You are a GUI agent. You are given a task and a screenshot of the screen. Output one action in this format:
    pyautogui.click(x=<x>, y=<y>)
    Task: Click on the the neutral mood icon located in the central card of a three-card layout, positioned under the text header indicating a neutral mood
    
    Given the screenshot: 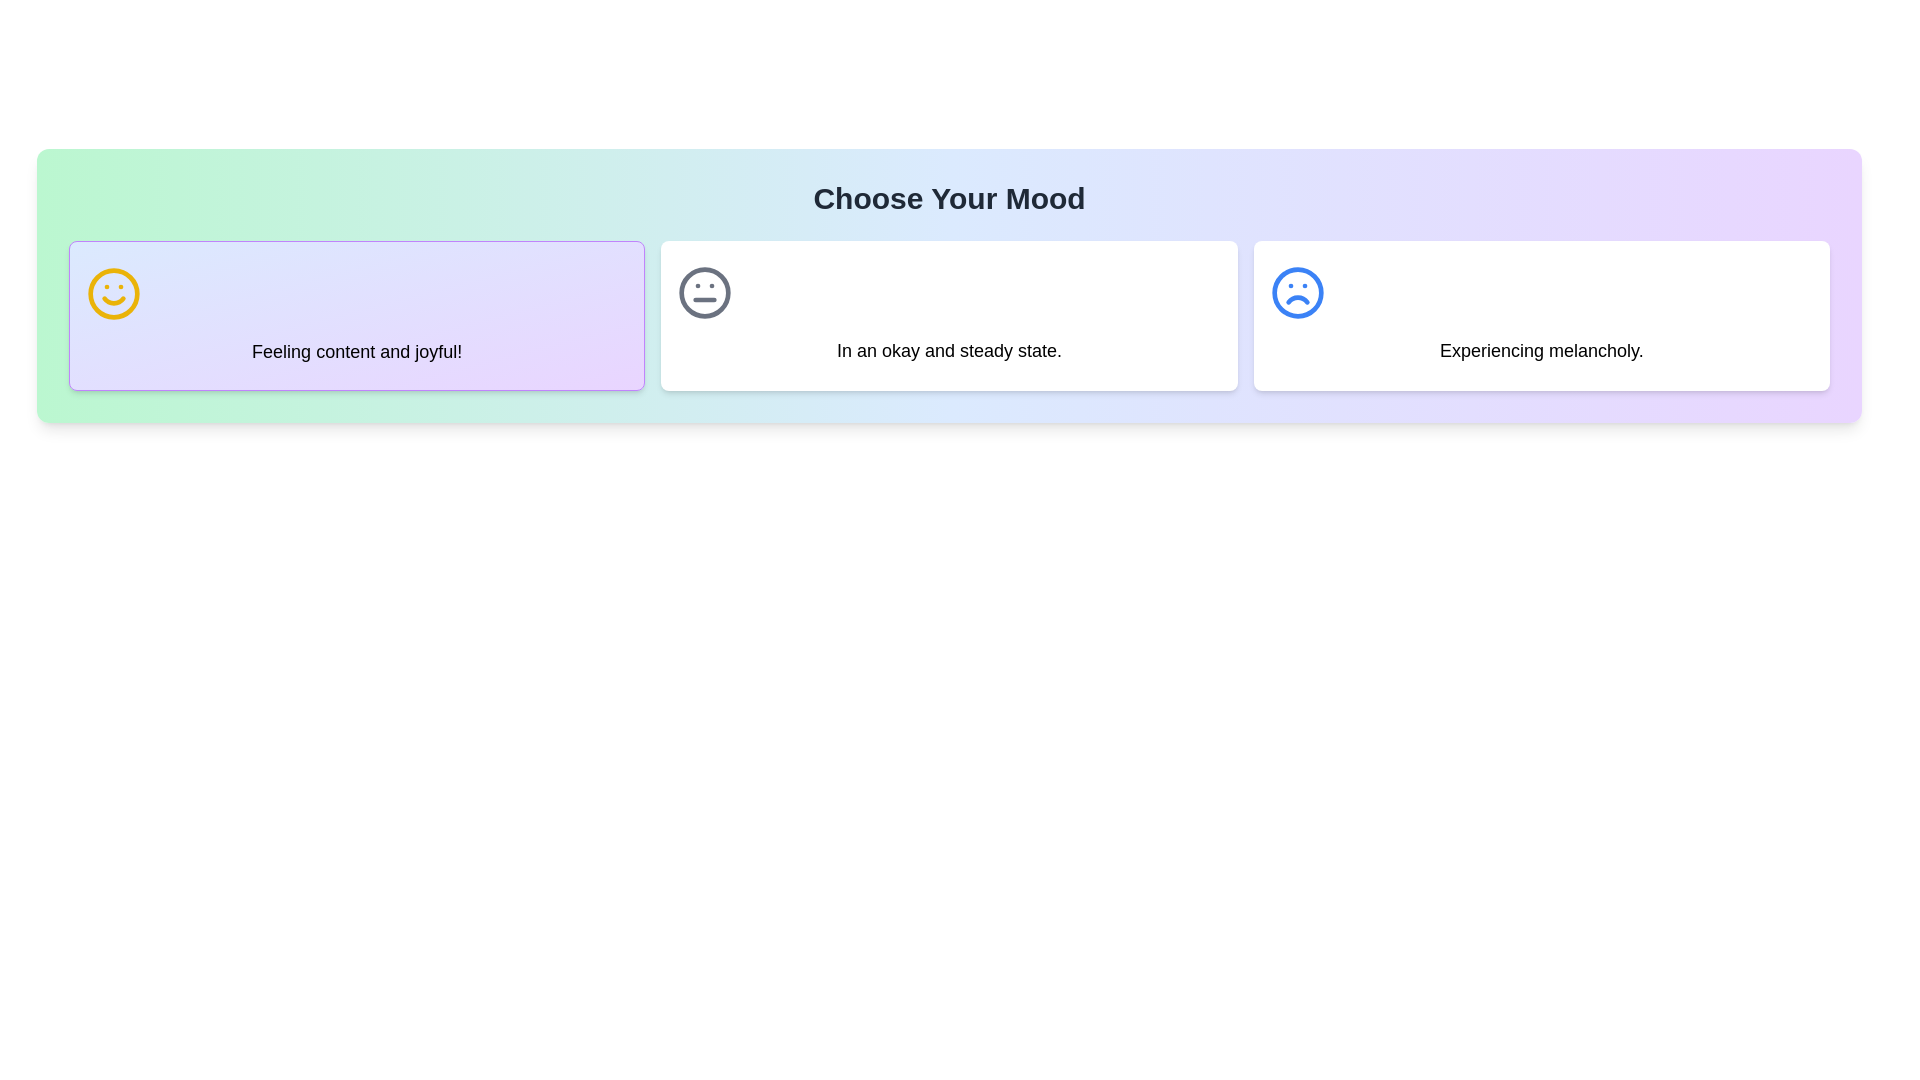 What is the action you would take?
    pyautogui.click(x=705, y=293)
    